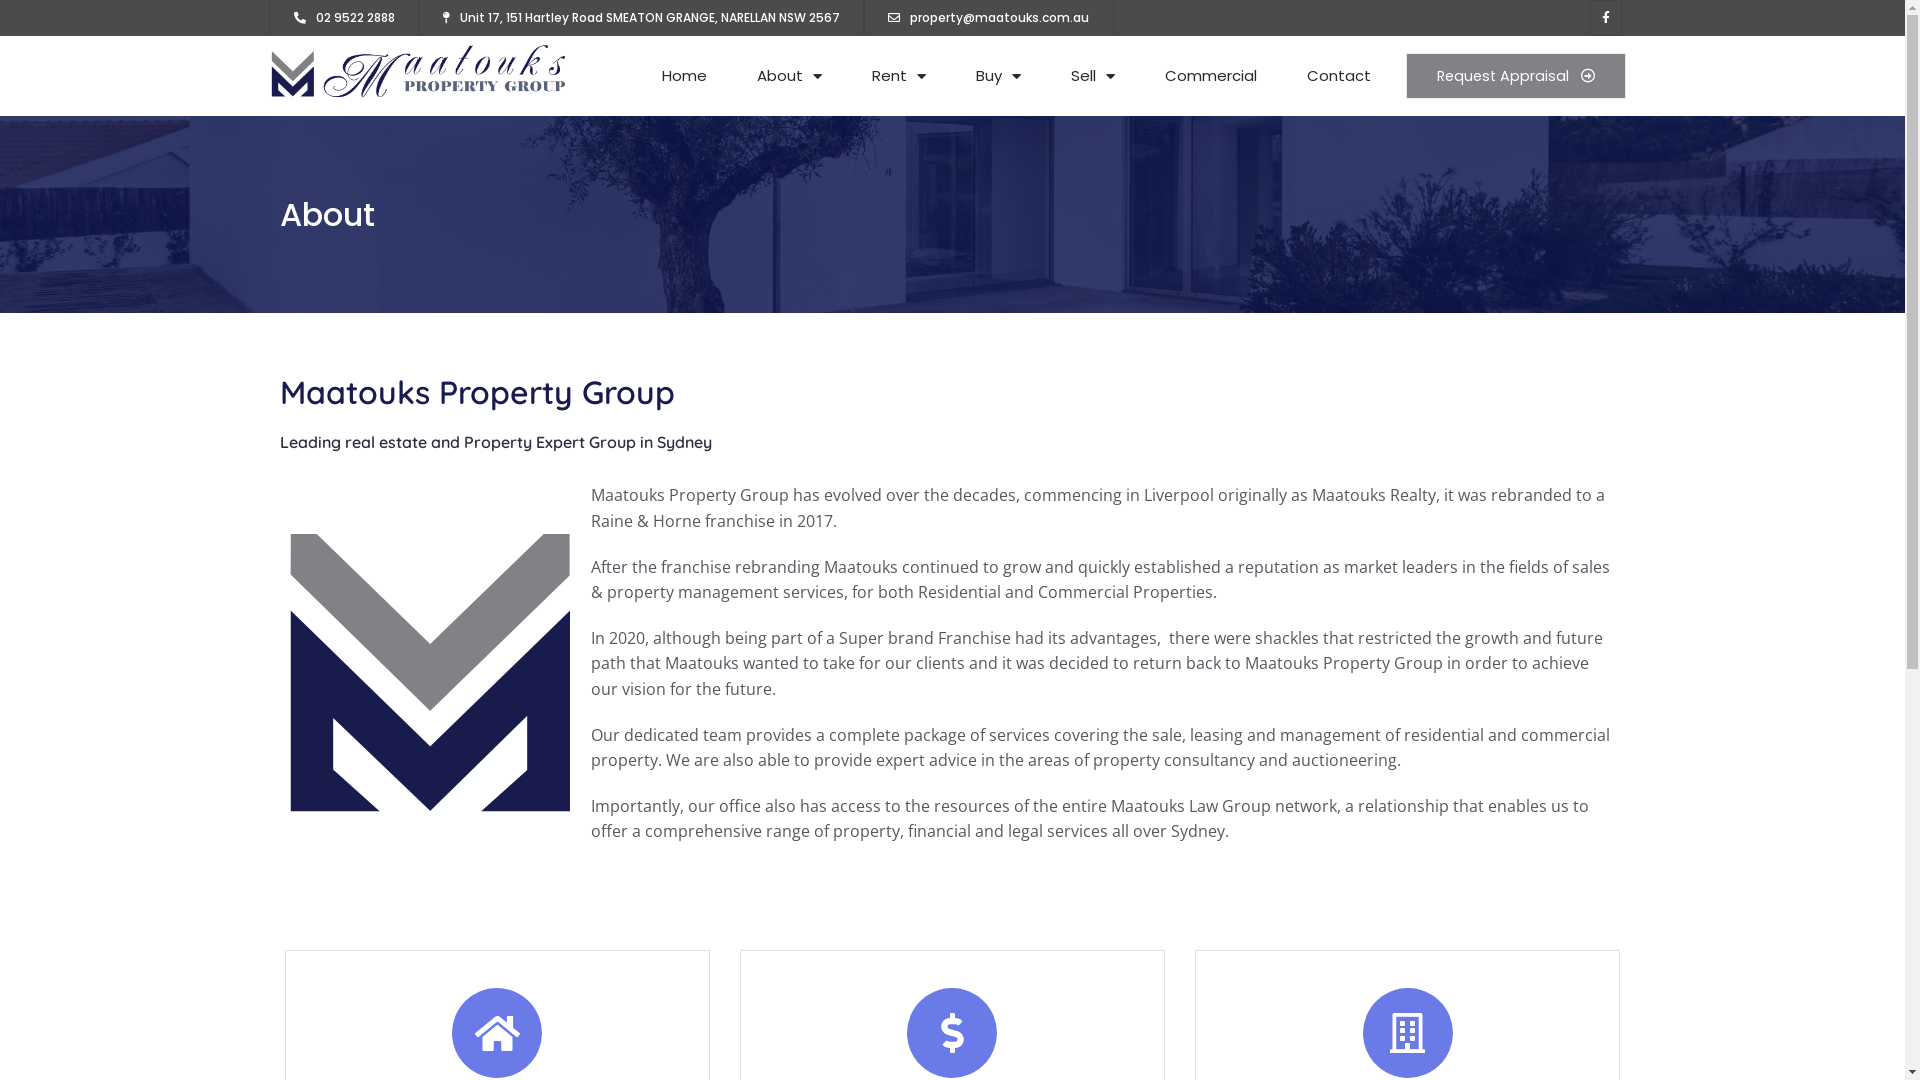  Describe the element at coordinates (268, 18) in the screenshot. I see `'02 9522 2888'` at that location.